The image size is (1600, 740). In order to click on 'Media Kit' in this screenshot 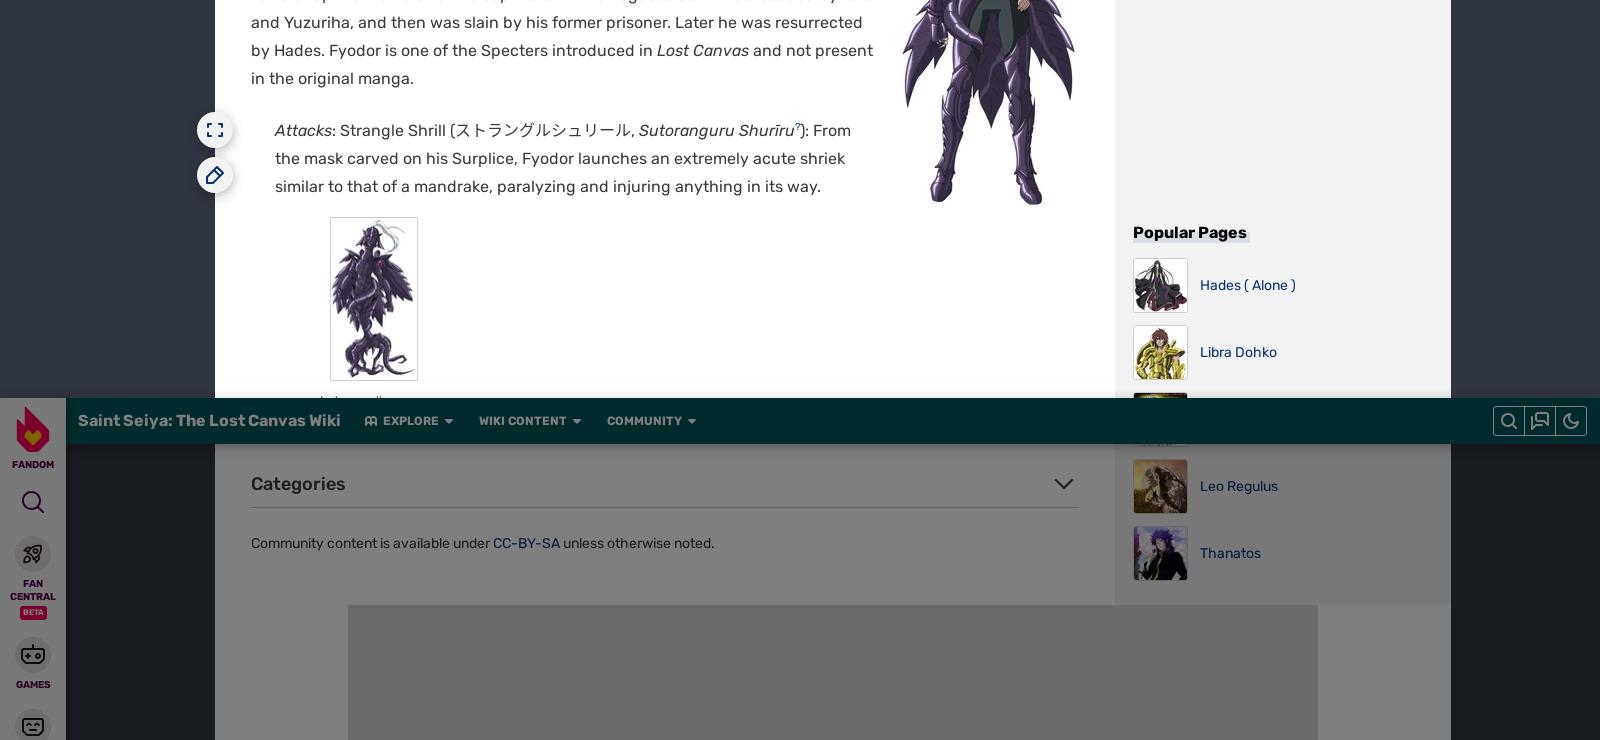, I will do `click(842, 144)`.